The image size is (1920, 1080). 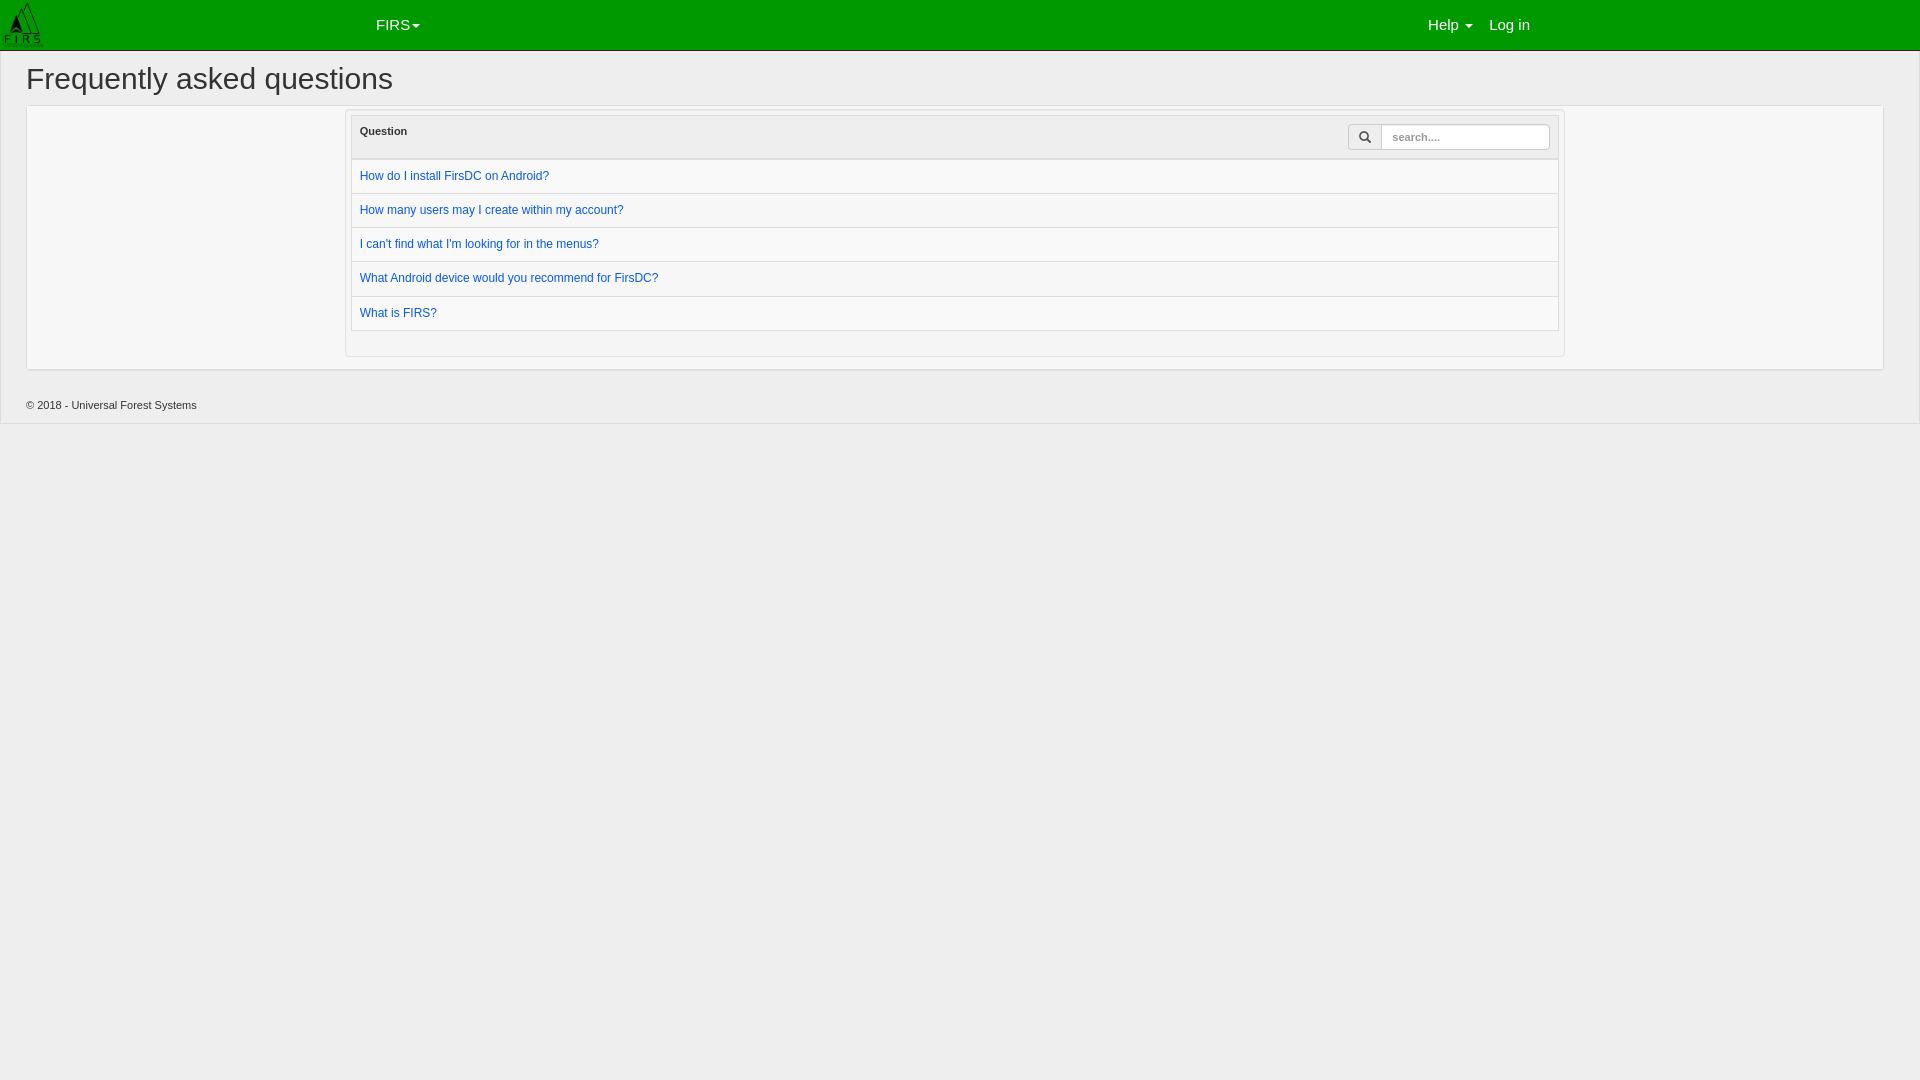 What do you see at coordinates (1516, 24) in the screenshot?
I see `'Log in'` at bounding box center [1516, 24].